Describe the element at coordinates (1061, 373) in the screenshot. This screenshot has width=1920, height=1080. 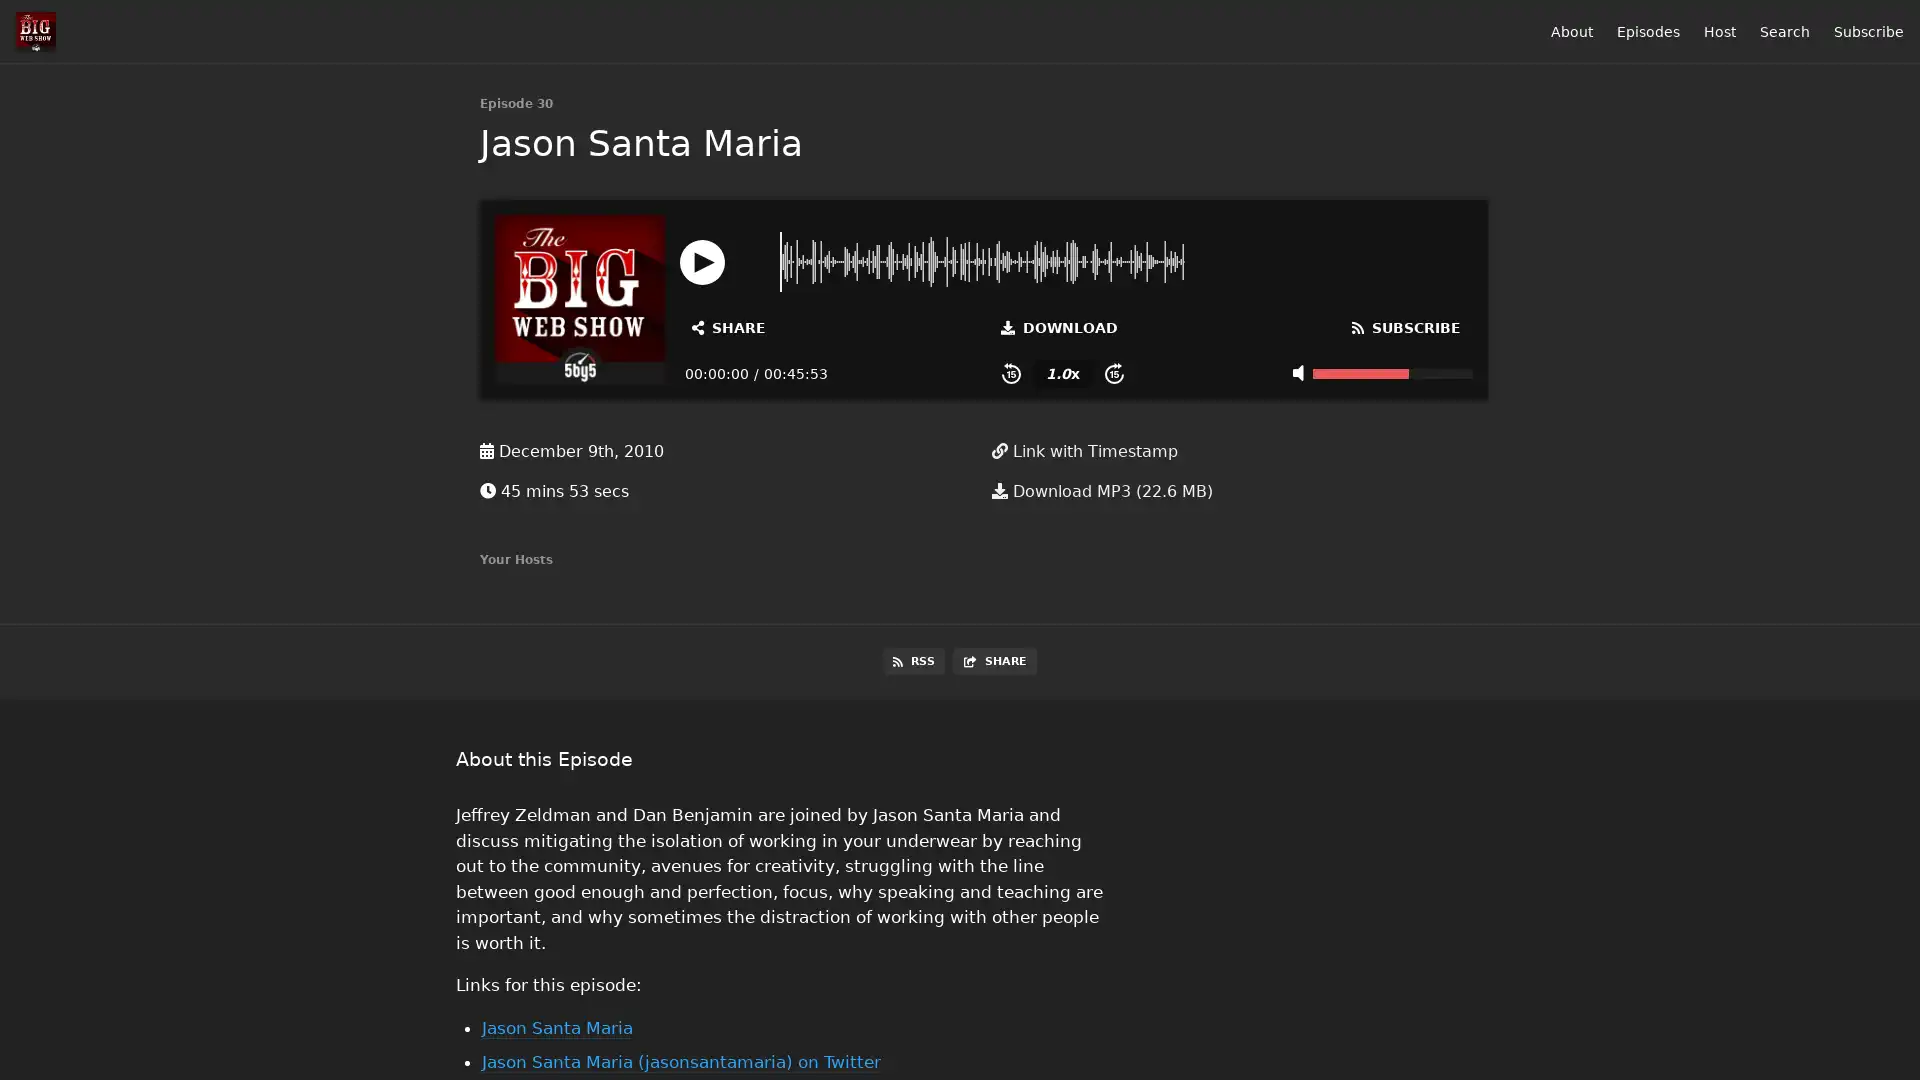
I see `Change Playback Speed` at that location.